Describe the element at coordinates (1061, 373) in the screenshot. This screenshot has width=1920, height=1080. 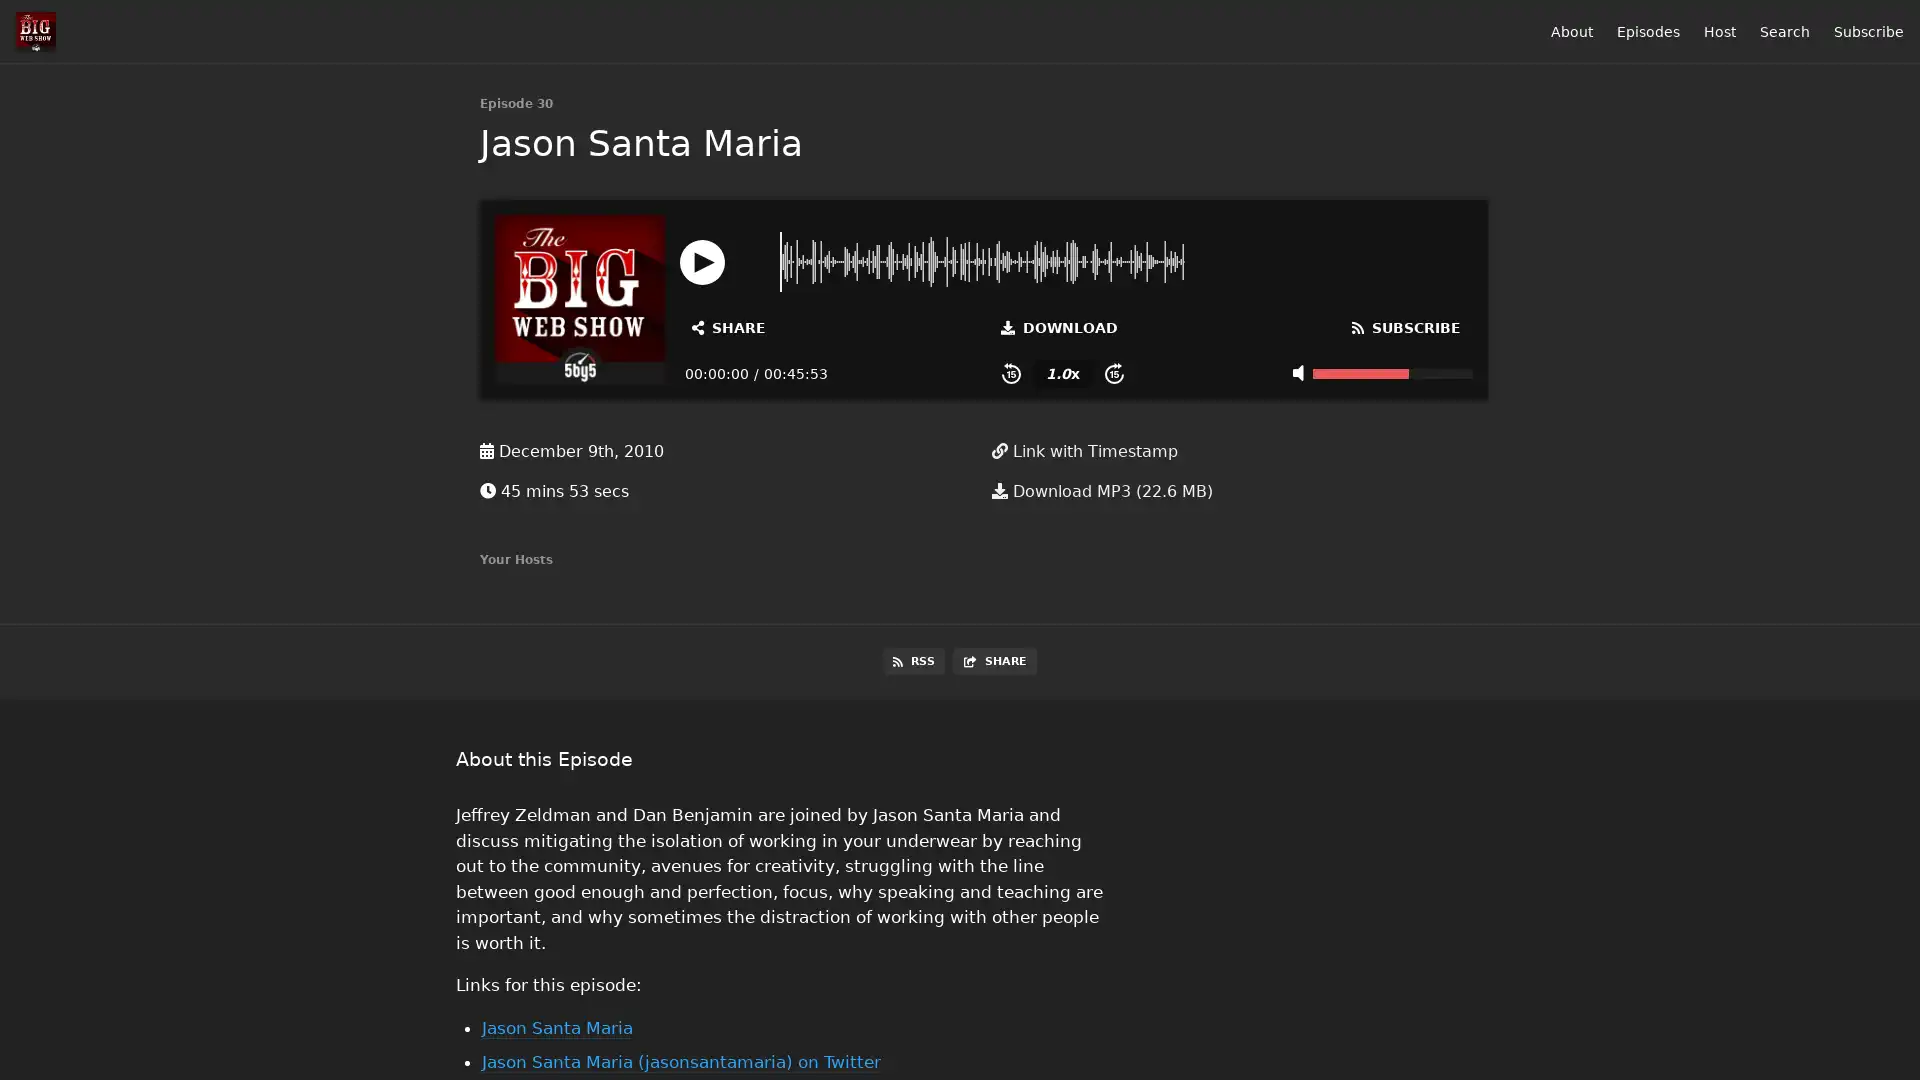
I see `Change Playback Speed` at that location.